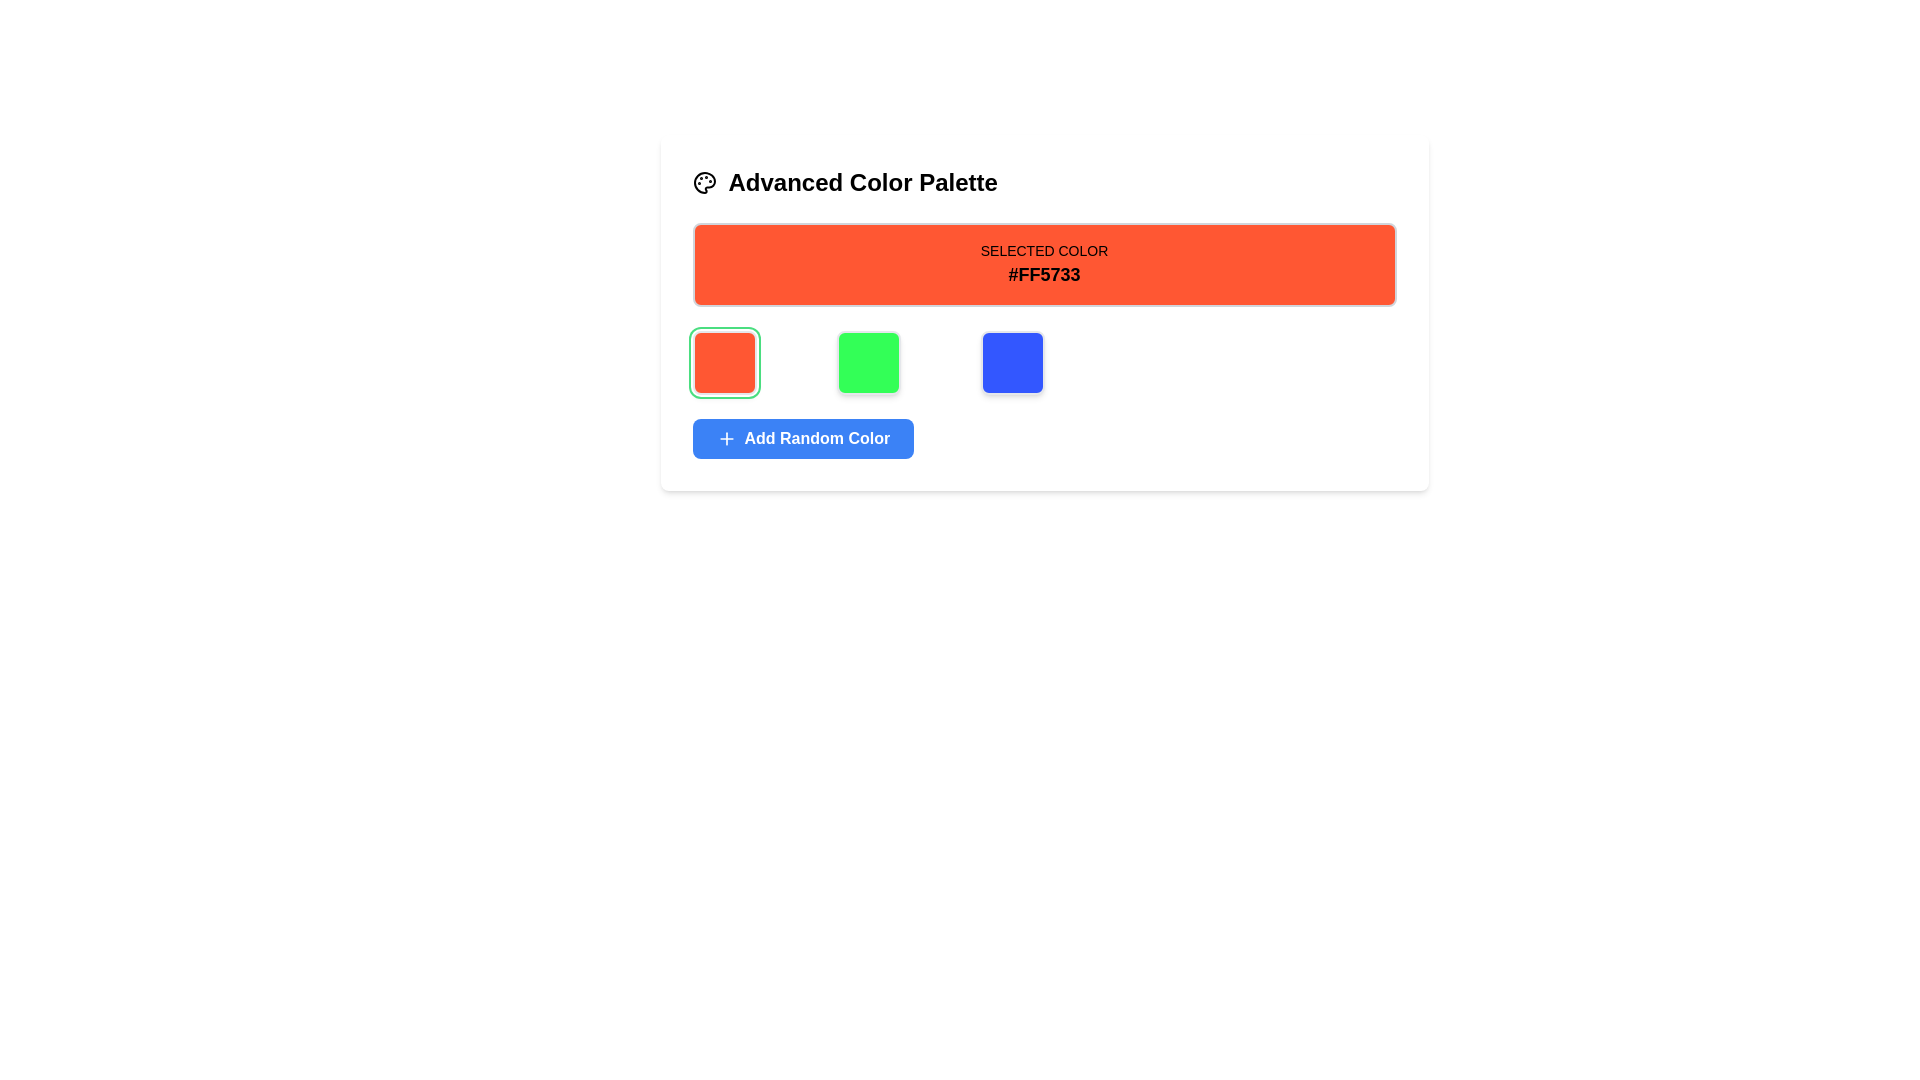 The image size is (1920, 1080). What do you see at coordinates (723, 362) in the screenshot?
I see `the first square button in the color selection grid` at bounding box center [723, 362].